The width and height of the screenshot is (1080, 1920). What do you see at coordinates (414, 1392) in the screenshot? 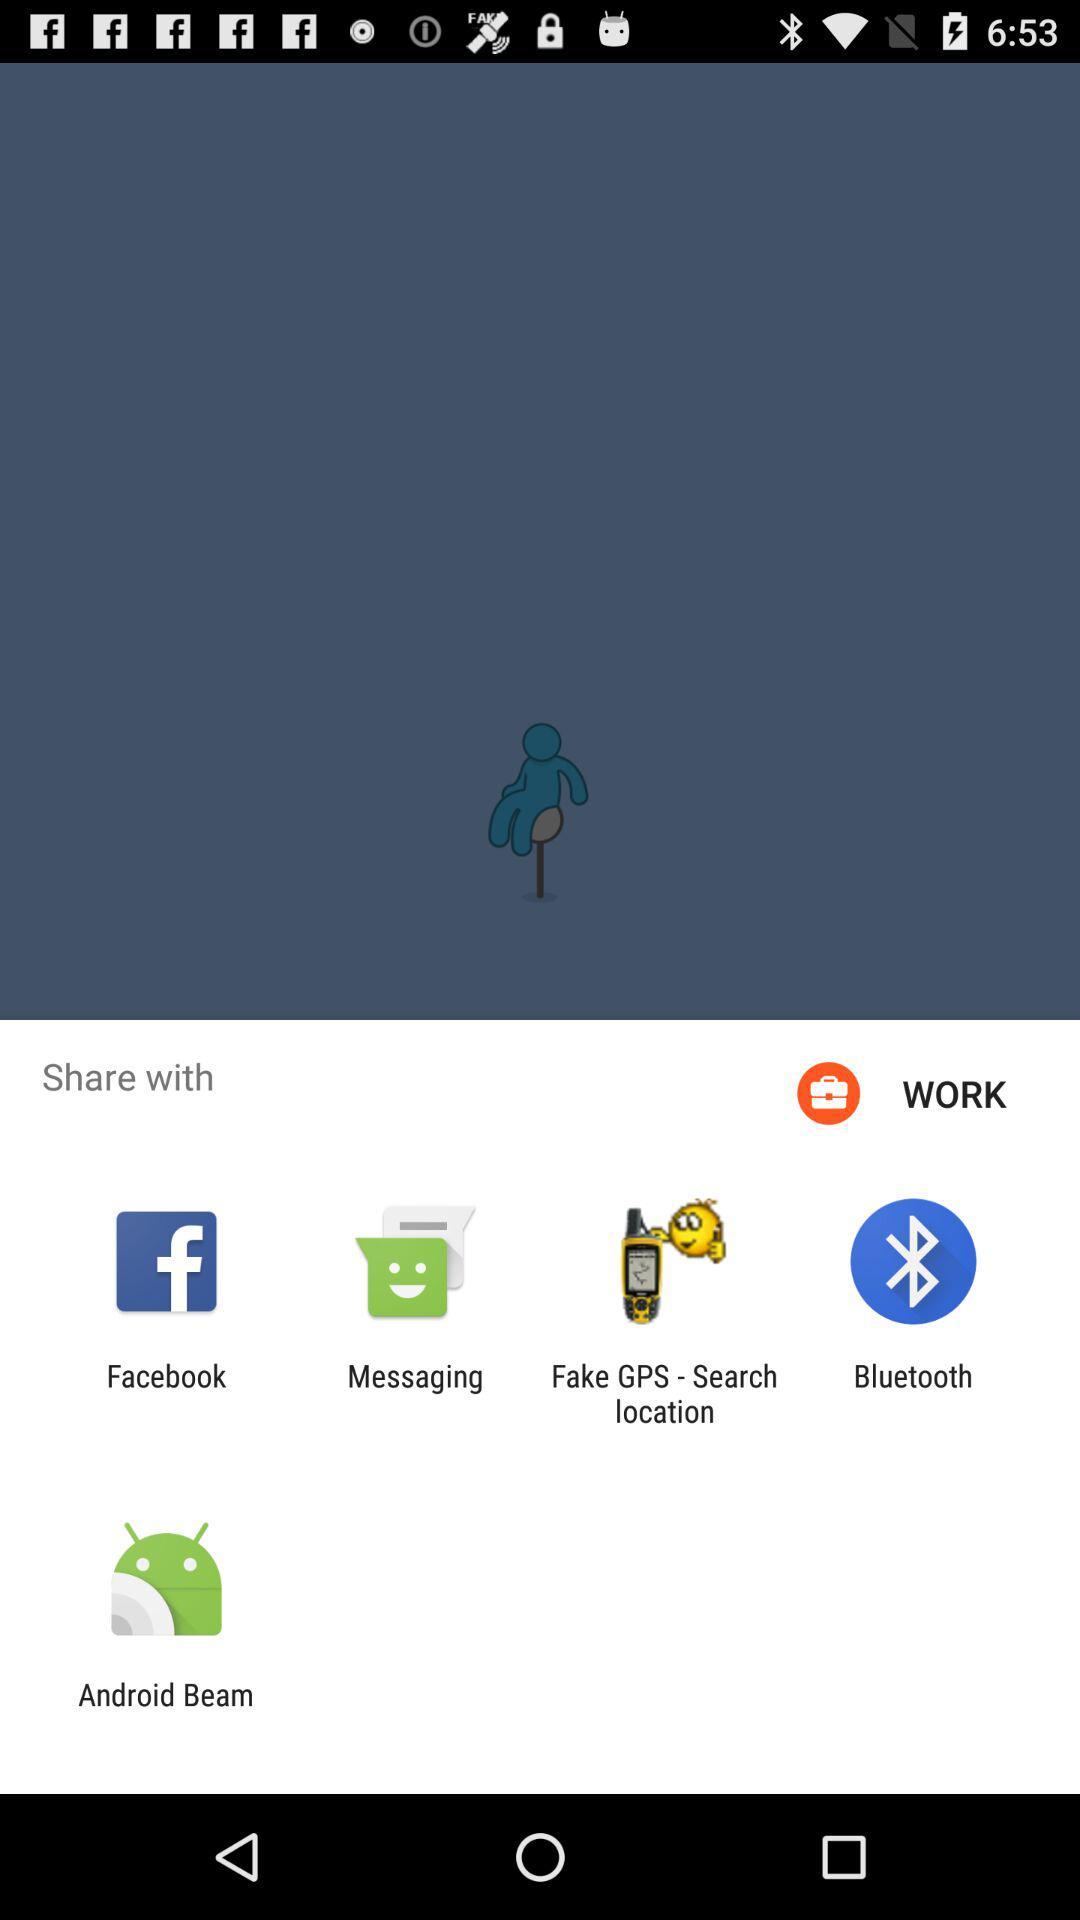
I see `app next to fake gps search` at bounding box center [414, 1392].